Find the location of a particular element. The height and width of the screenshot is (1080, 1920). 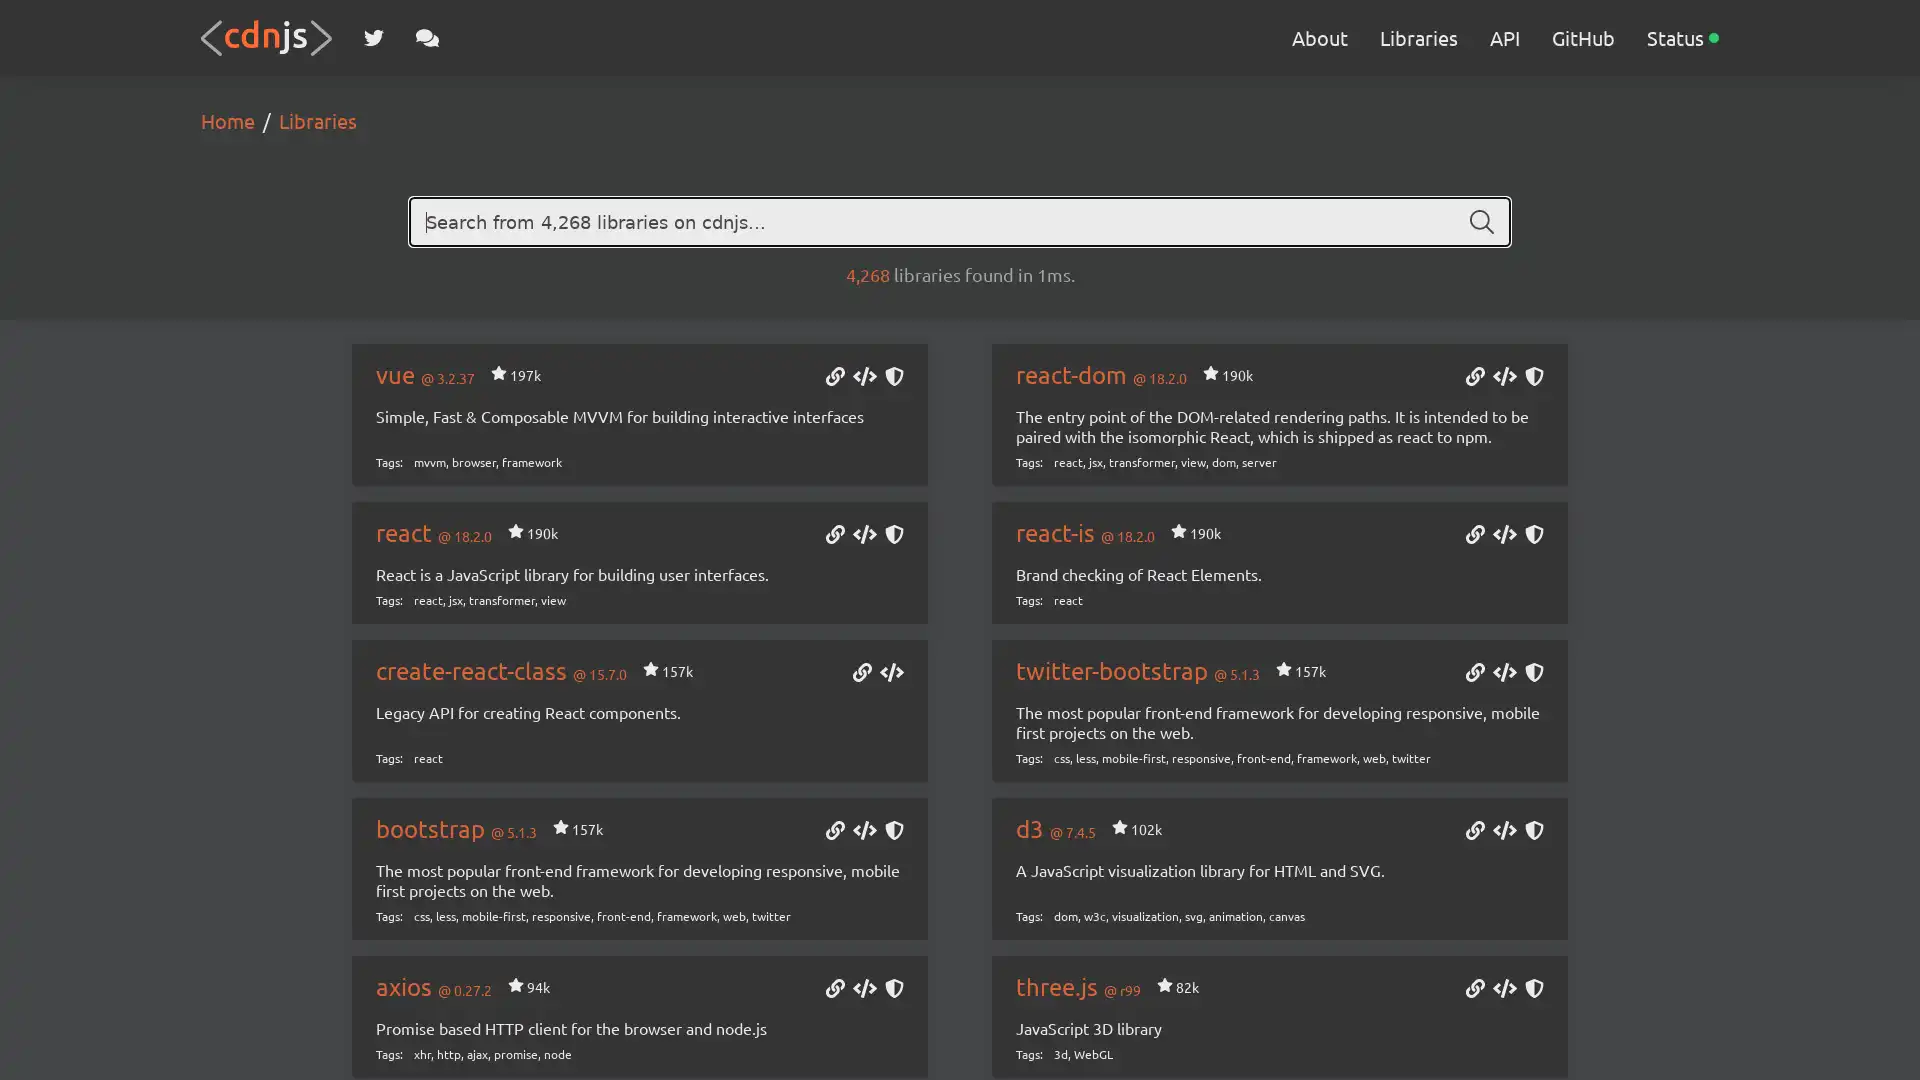

Copy URL is located at coordinates (834, 990).